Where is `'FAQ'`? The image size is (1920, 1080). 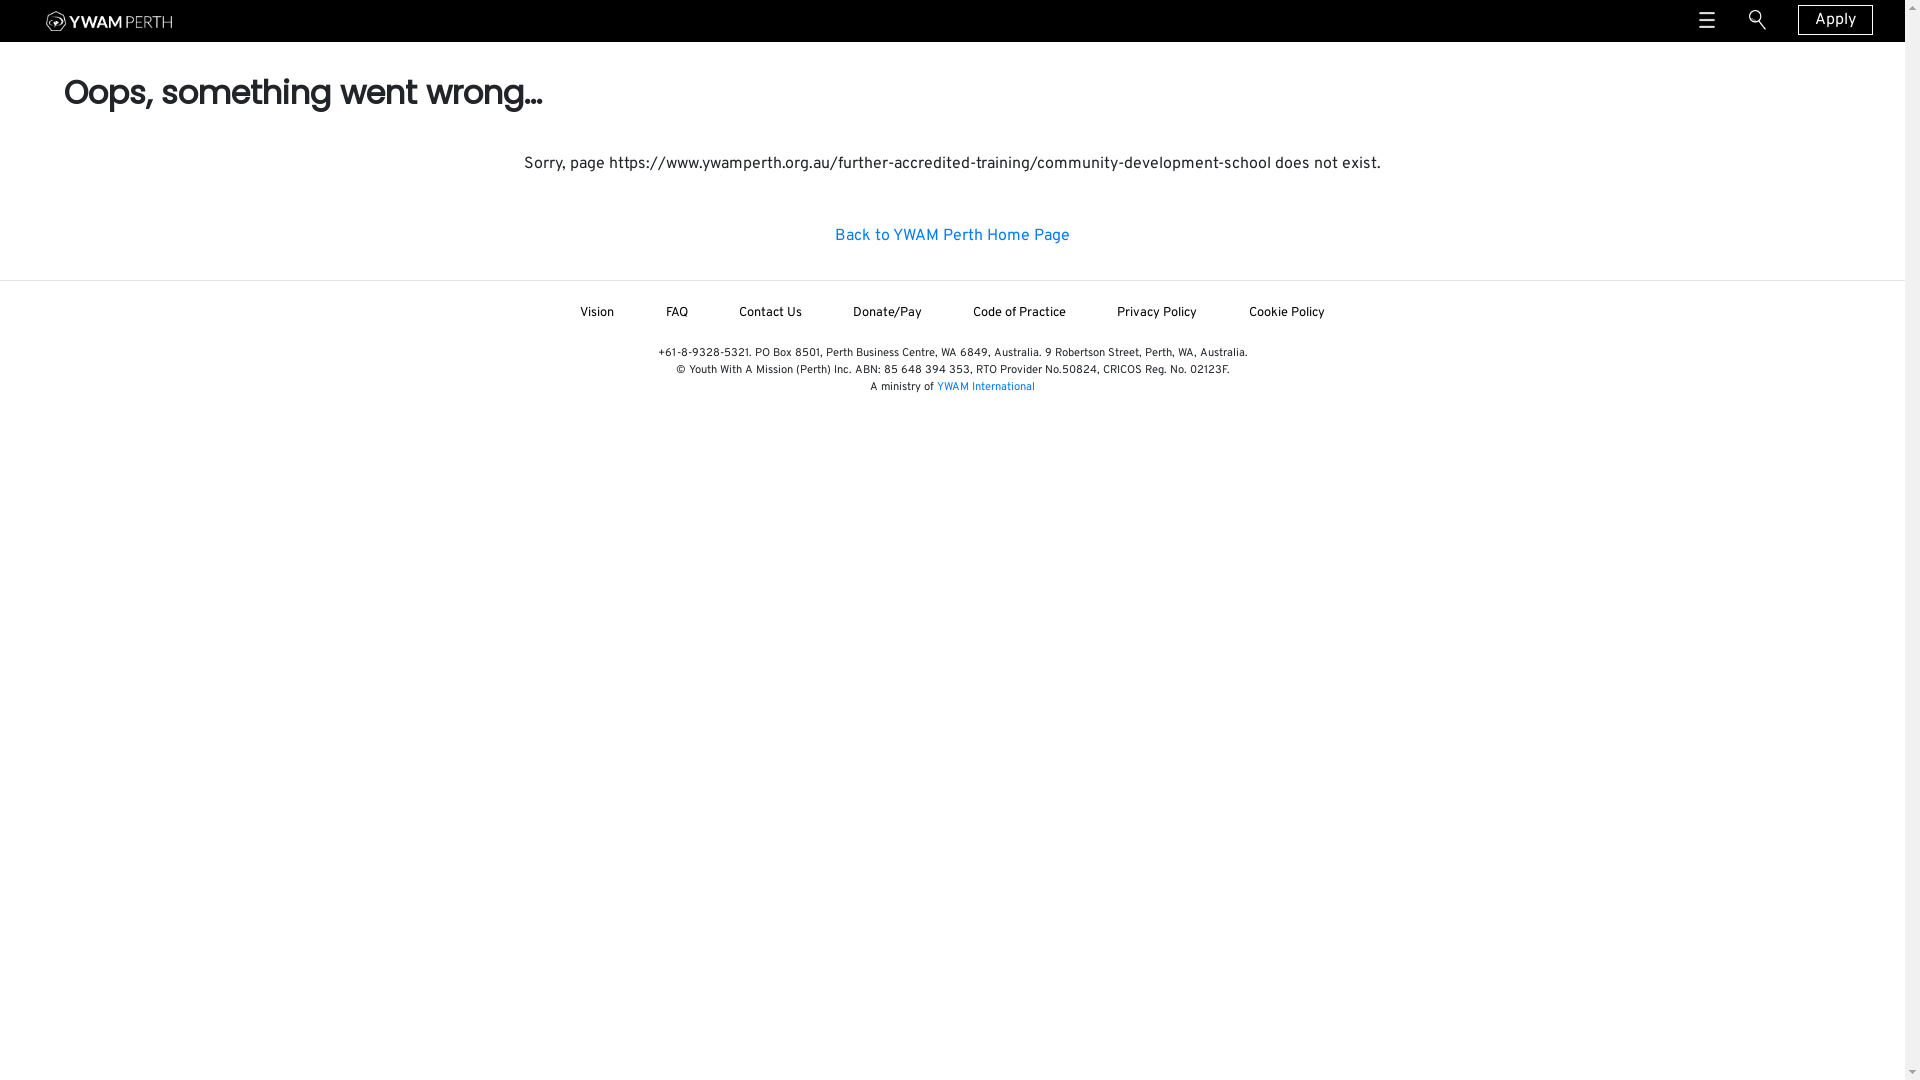
'FAQ' is located at coordinates (676, 312).